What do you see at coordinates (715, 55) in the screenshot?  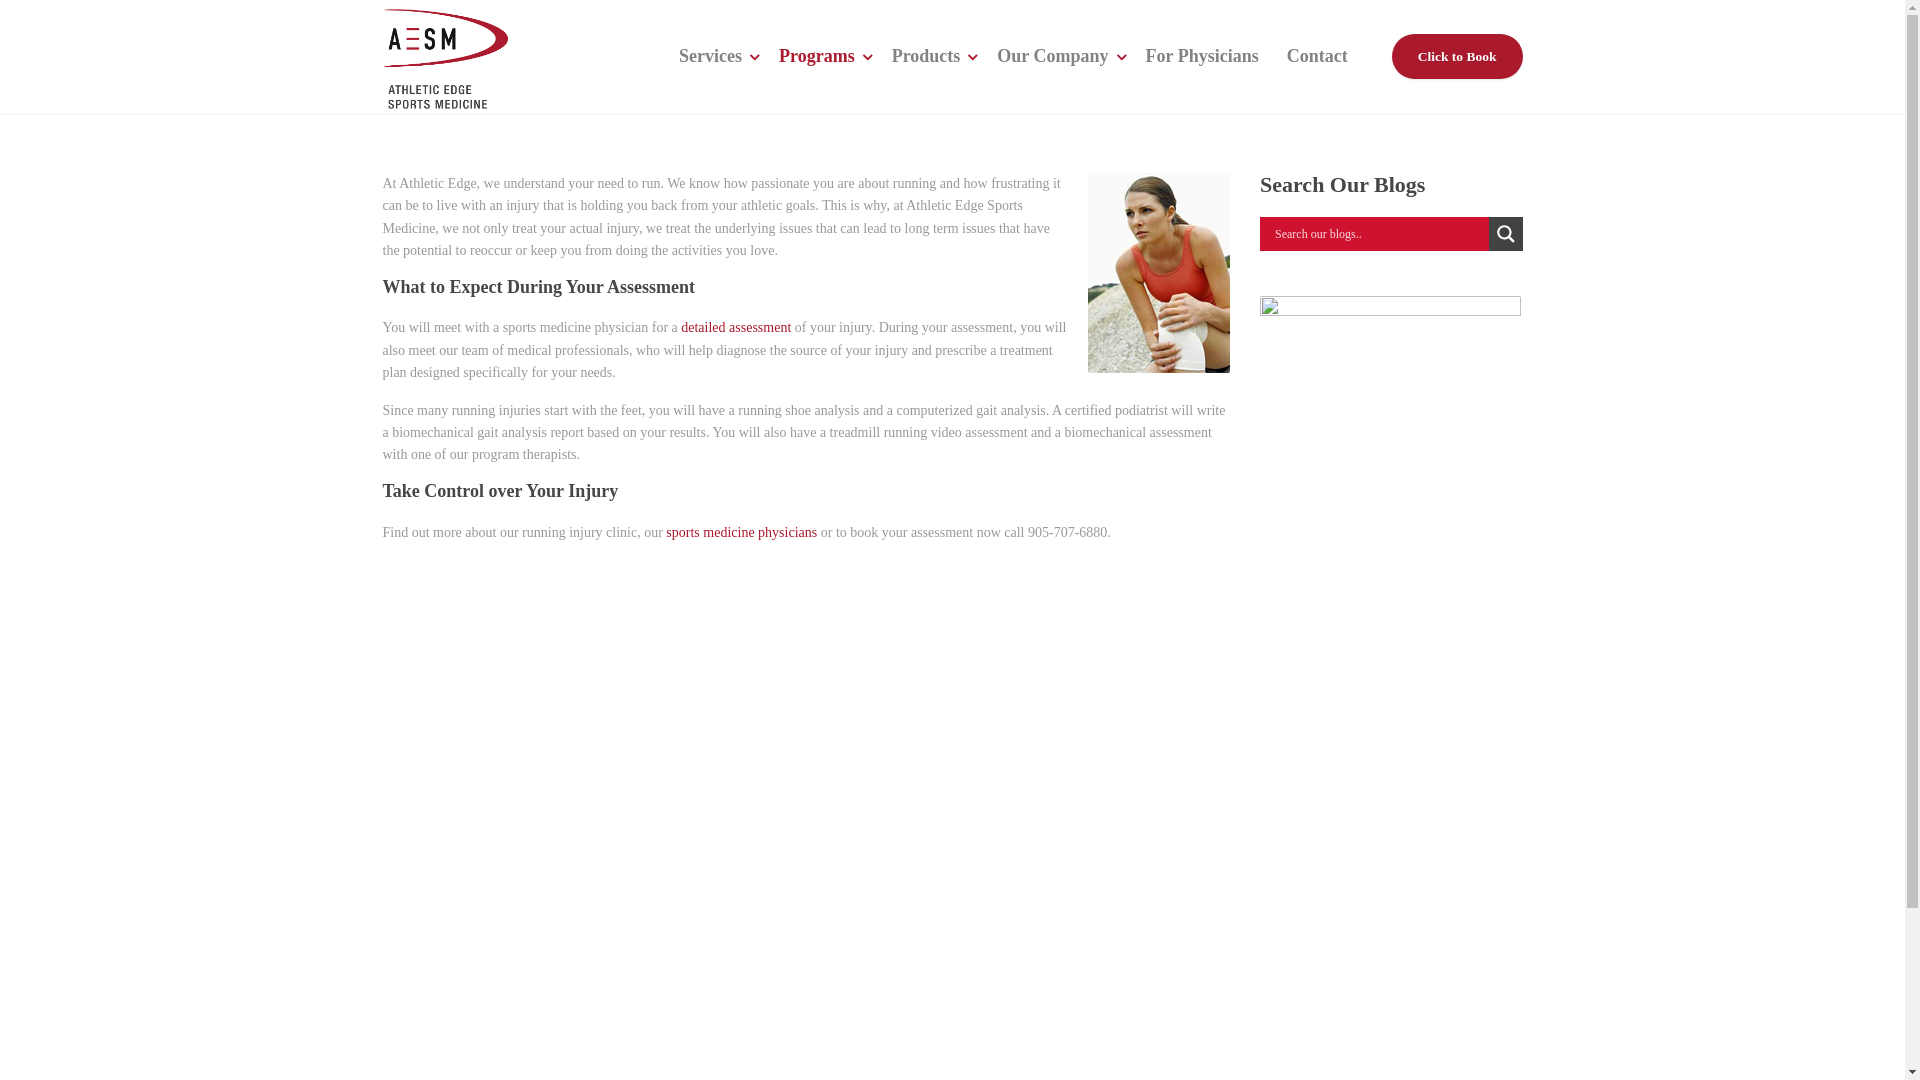 I see `'Services'` at bounding box center [715, 55].